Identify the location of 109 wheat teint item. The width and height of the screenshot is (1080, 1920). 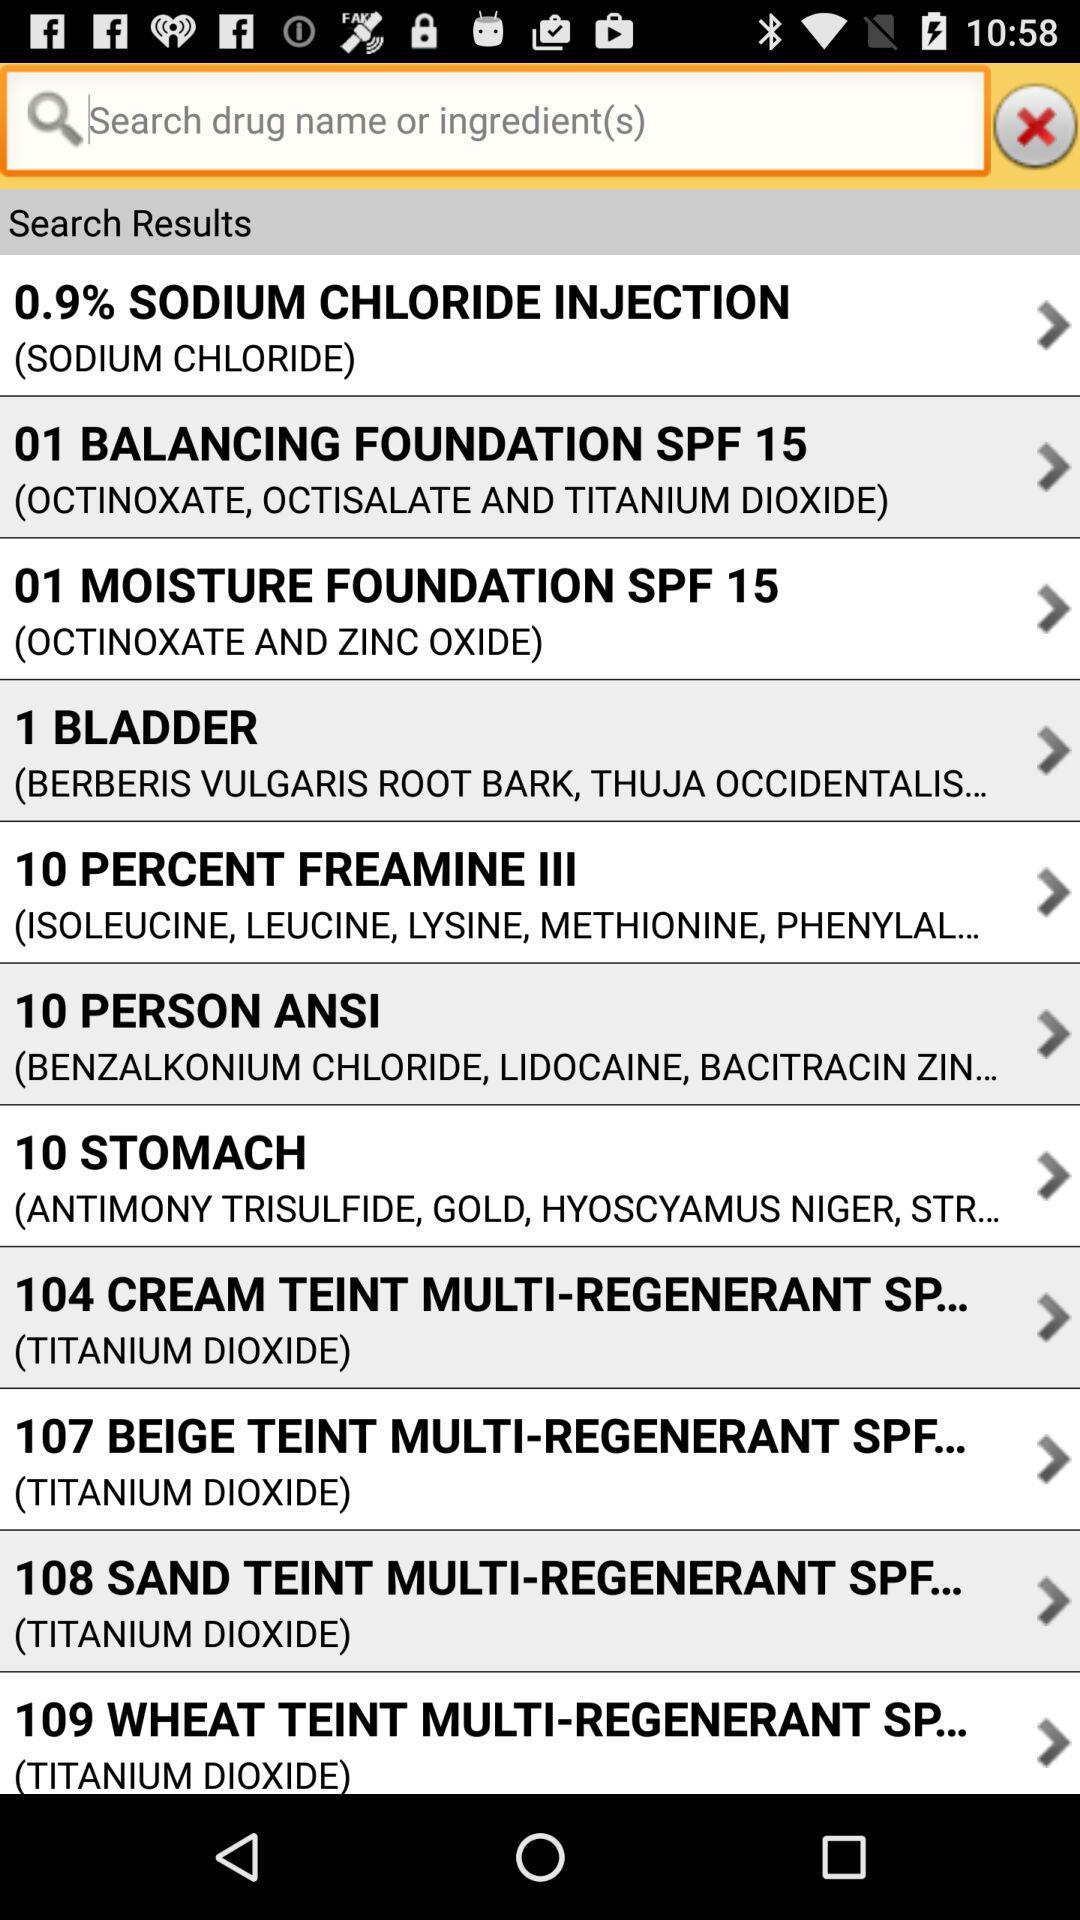
(499, 1716).